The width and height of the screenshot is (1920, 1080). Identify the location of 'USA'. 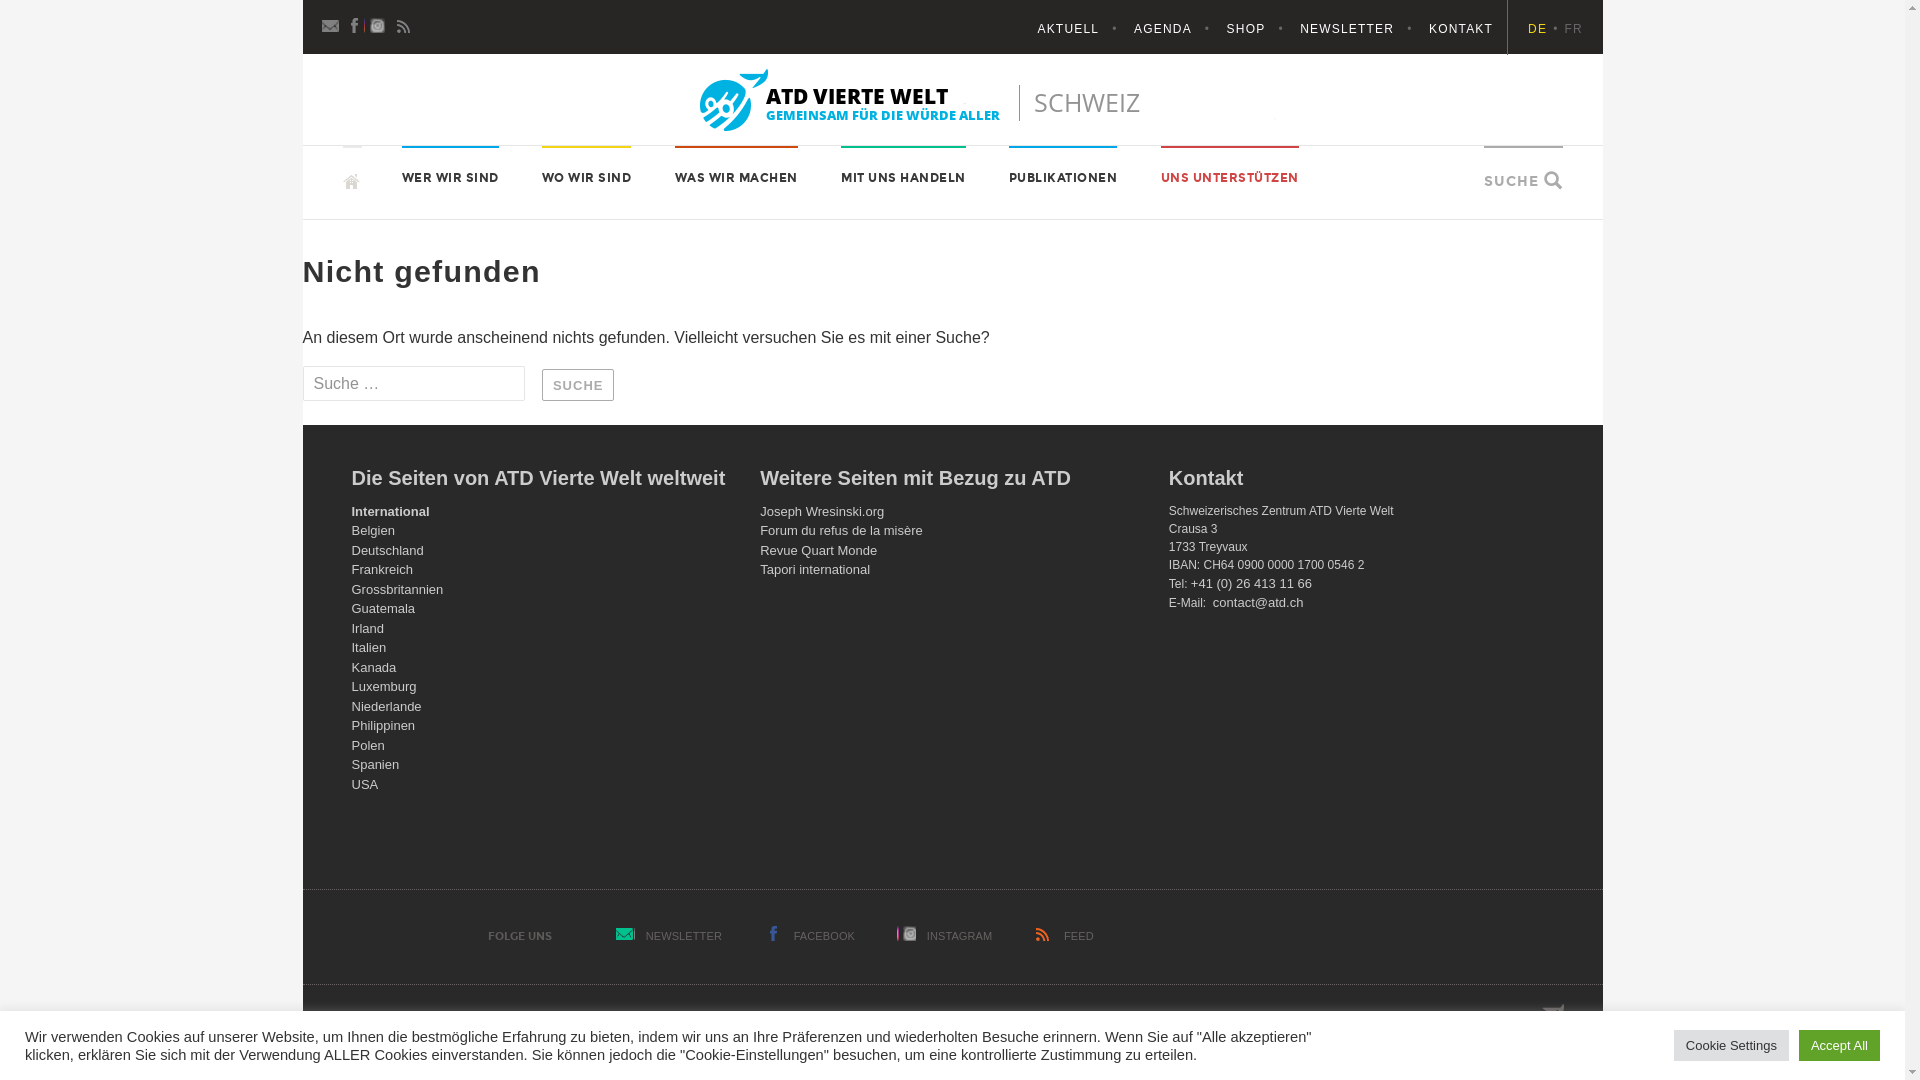
(365, 783).